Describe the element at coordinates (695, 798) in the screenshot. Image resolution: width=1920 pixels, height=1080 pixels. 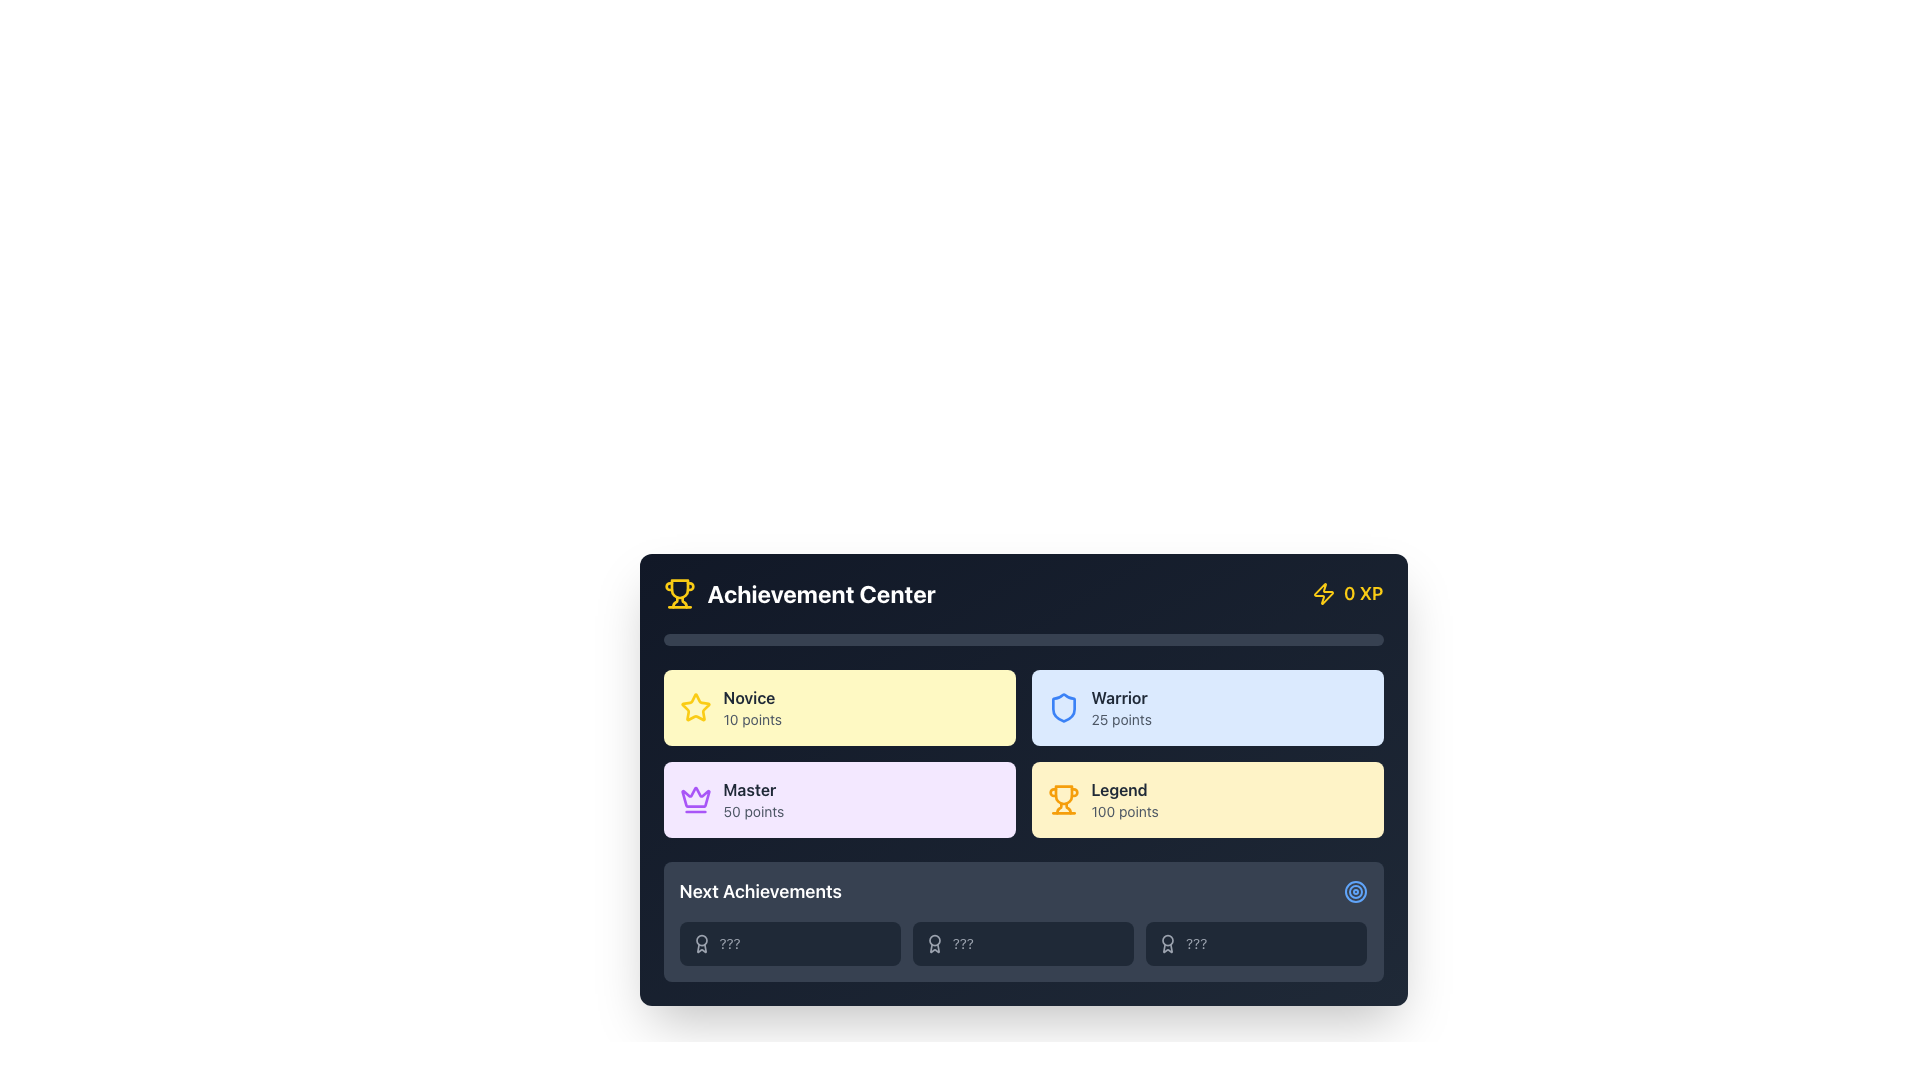
I see `purple crown icon located on the left side of the 'Master' achievement card in the 'Achievement Center' section` at that location.